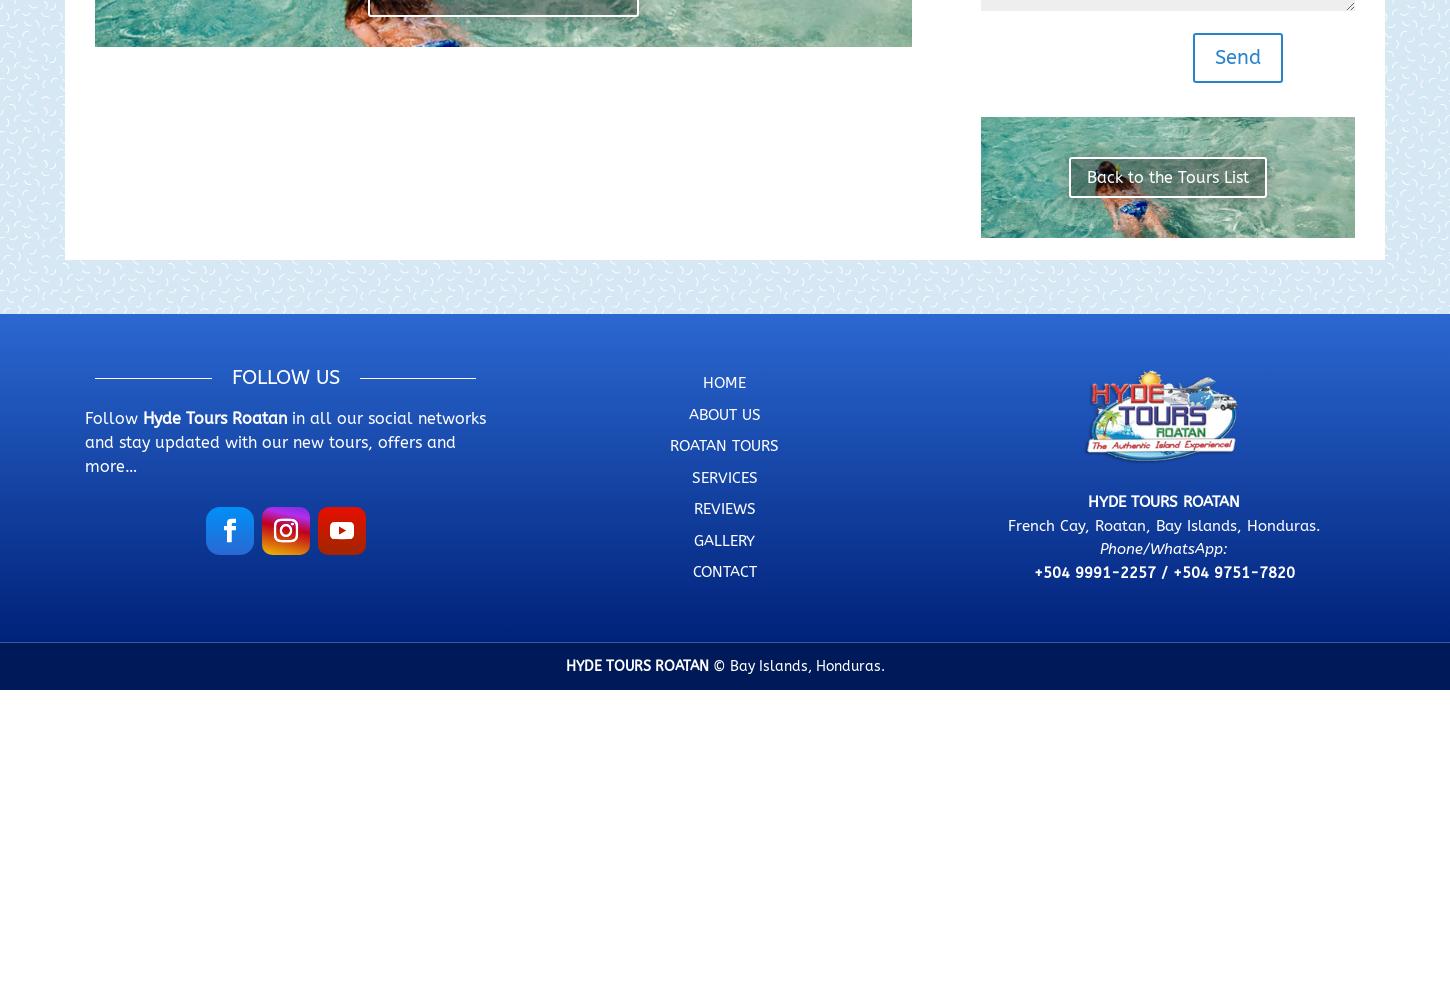 Image resolution: width=1450 pixels, height=1000 pixels. I want to click on 'Phone/WhatsApp:', so click(1098, 549).